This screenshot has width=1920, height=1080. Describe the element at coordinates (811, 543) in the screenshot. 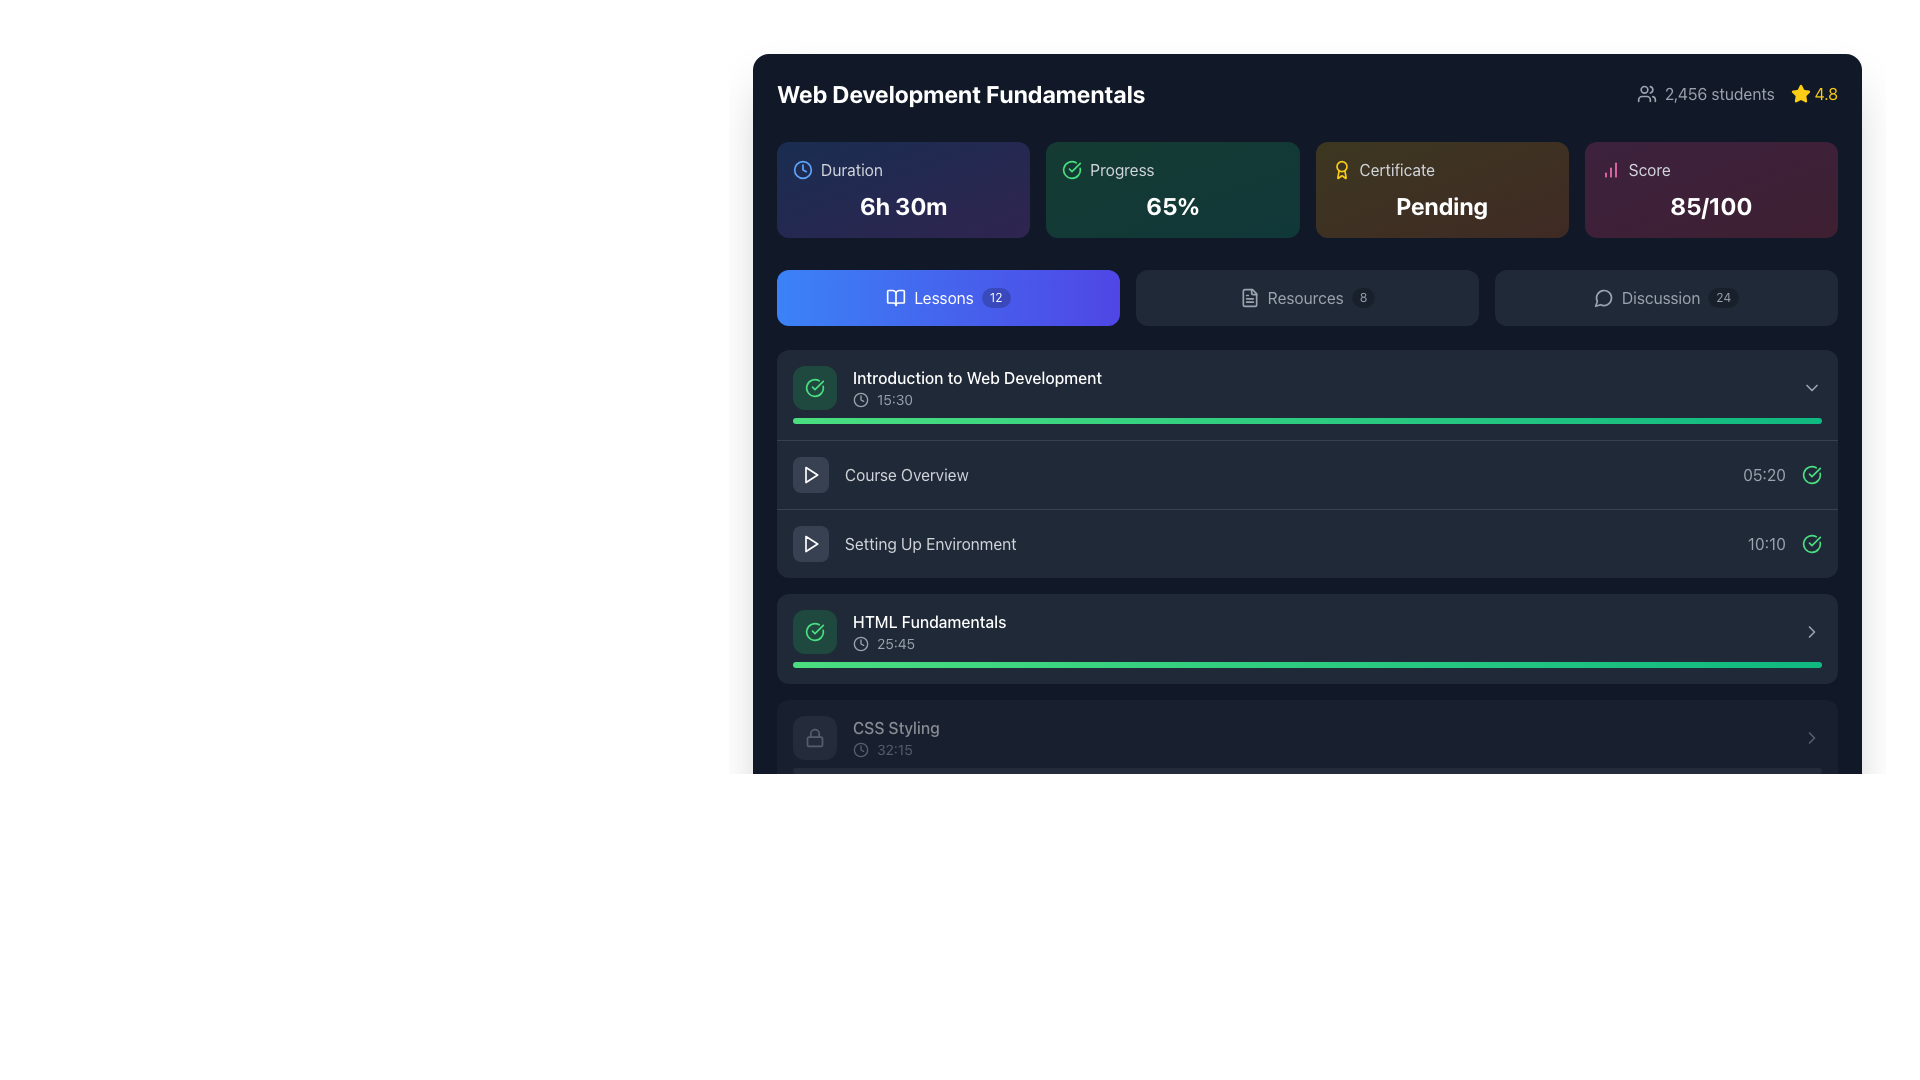

I see `the triangular white play icon located within the circular dark gray button, which is the first interactive component in the third row of the 'Setting Up Environment' course item` at that location.